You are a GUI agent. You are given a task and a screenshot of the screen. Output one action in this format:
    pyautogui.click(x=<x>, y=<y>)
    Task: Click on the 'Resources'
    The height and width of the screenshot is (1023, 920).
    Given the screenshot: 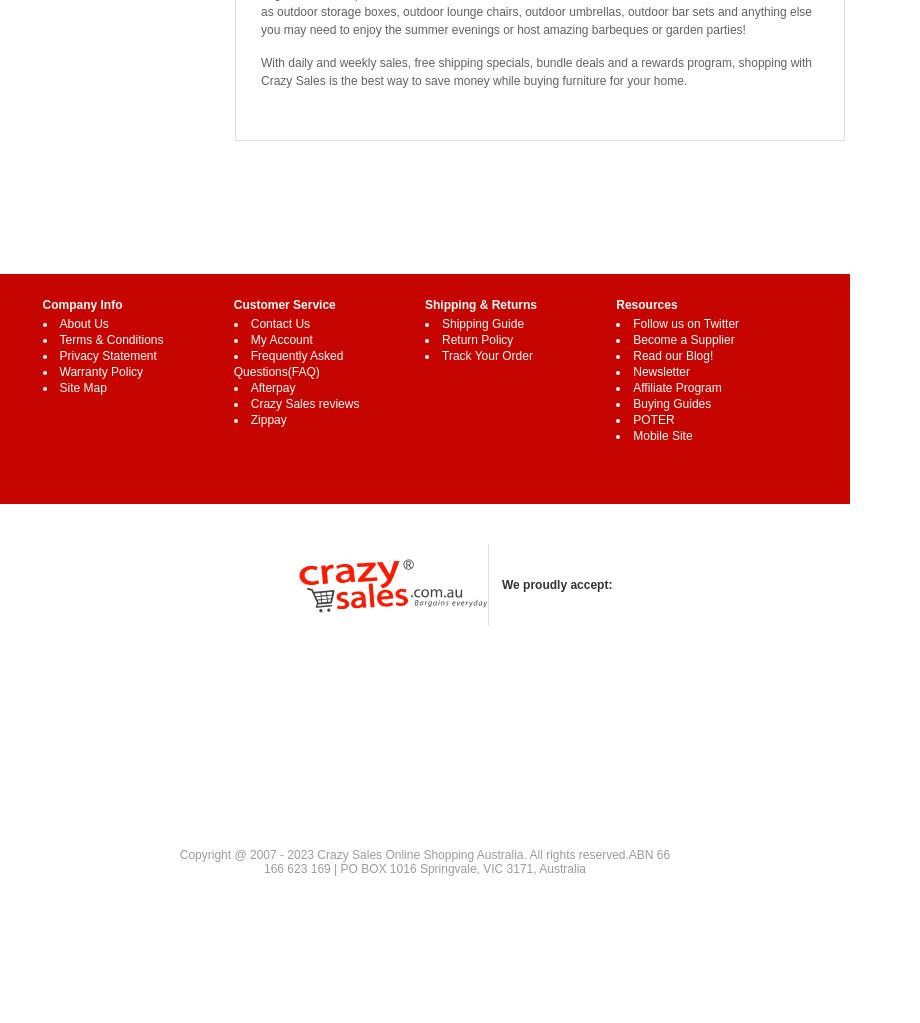 What is the action you would take?
    pyautogui.click(x=645, y=303)
    